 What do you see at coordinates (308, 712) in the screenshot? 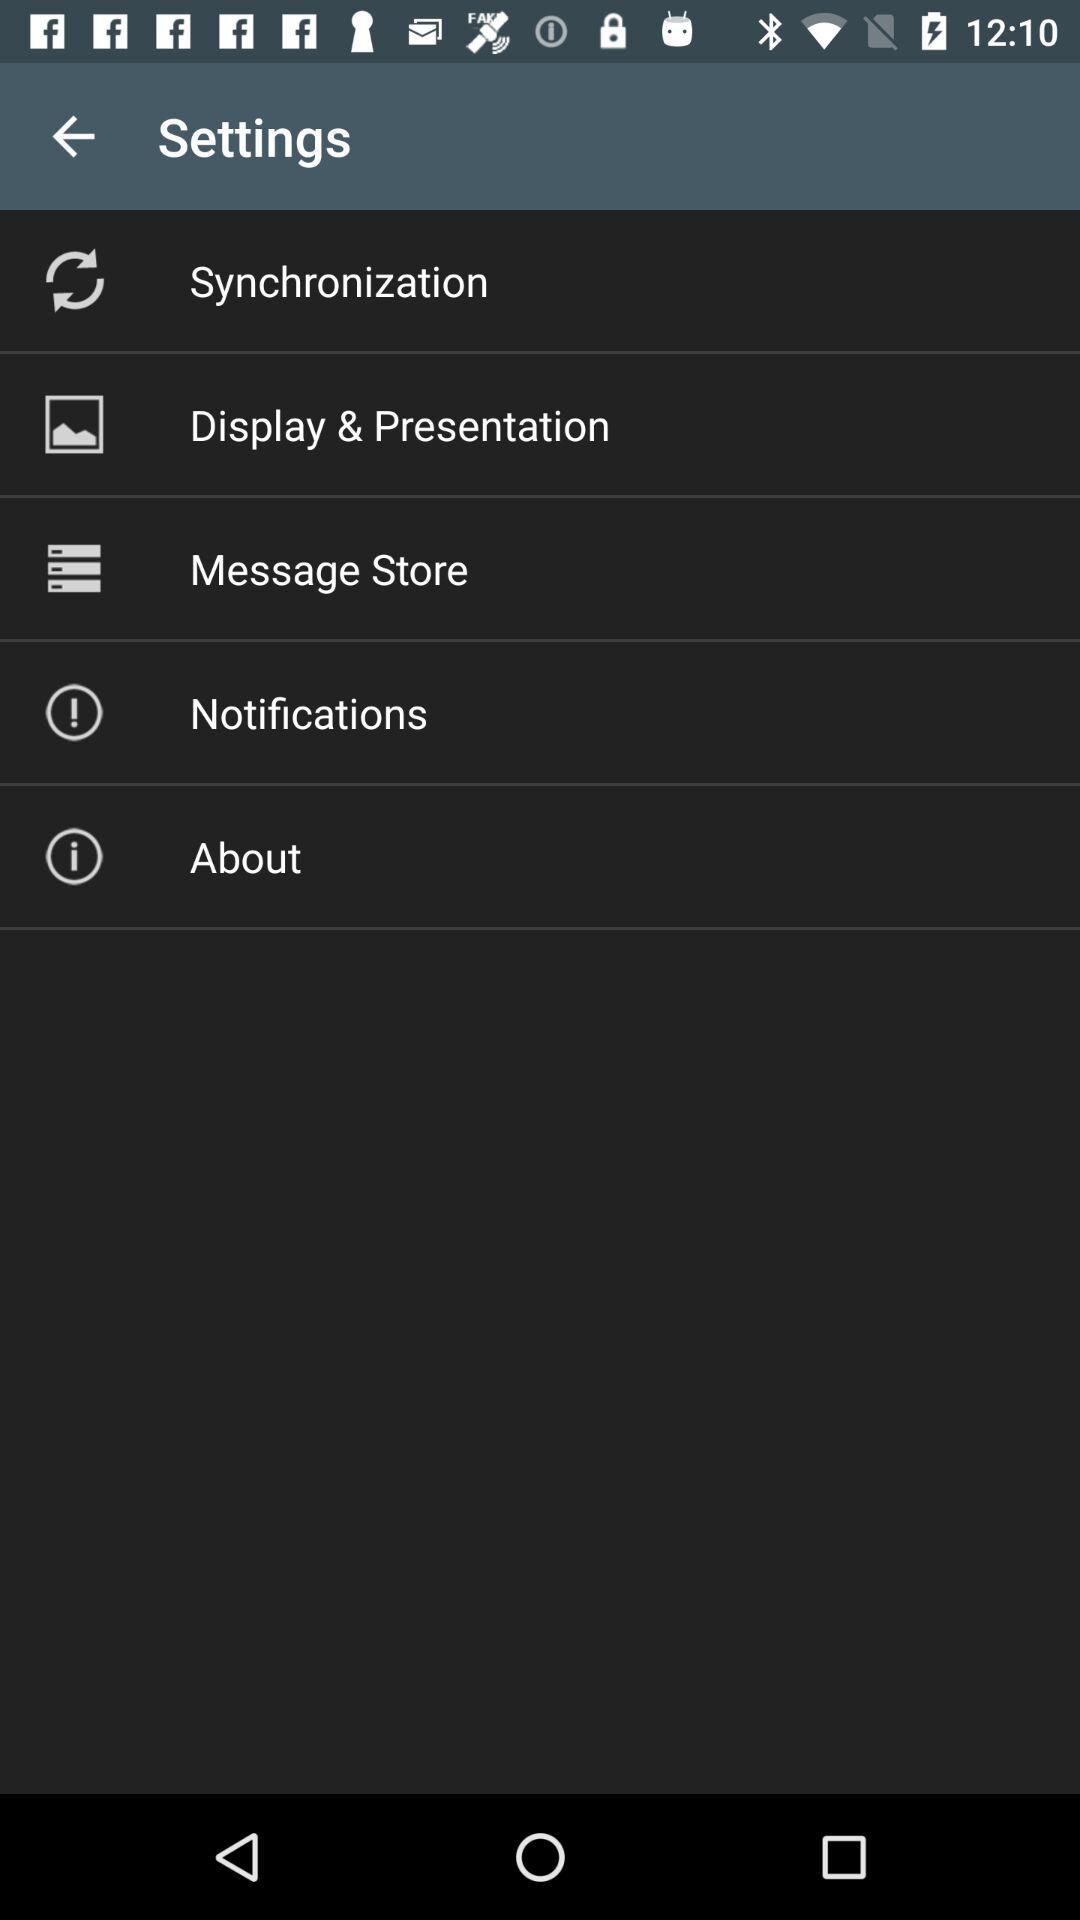
I see `the icon below the message store icon` at bounding box center [308, 712].